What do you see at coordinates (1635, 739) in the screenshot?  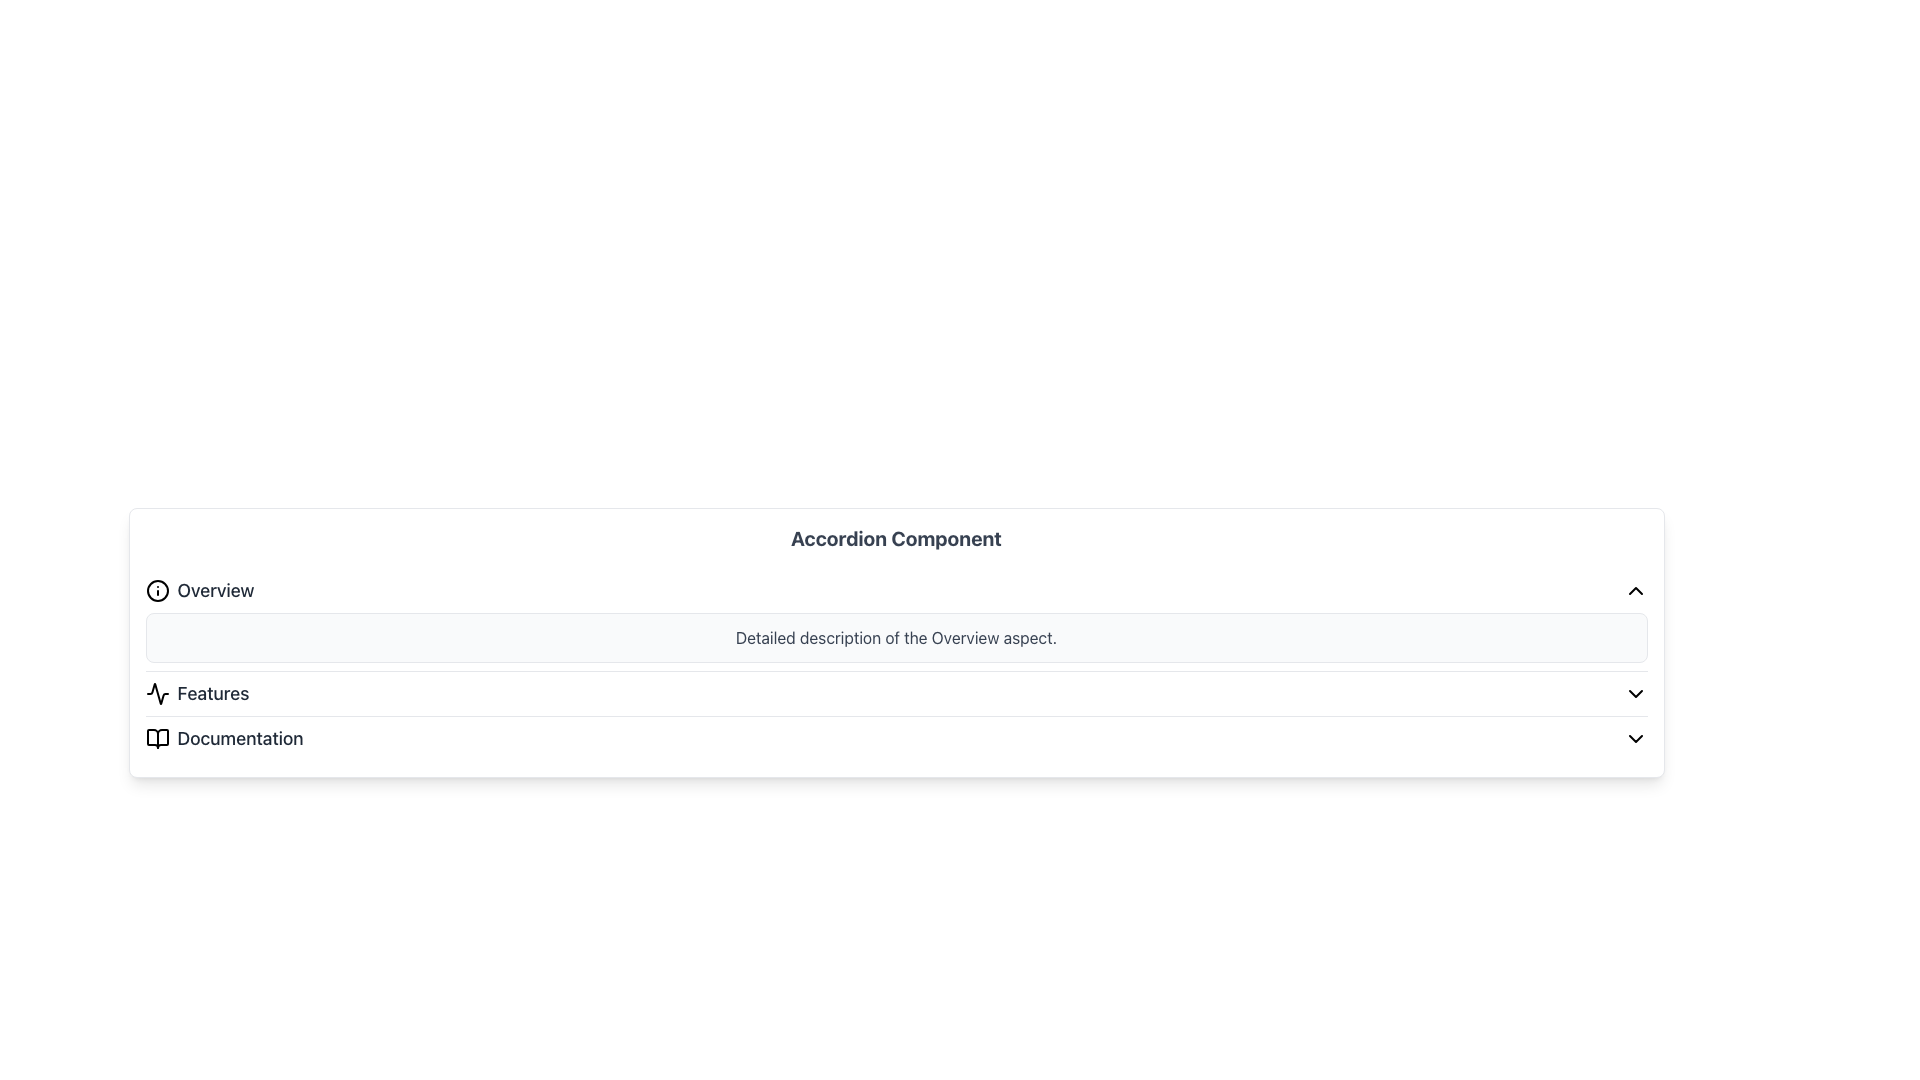 I see `the Chevron icon at the far right of the 'Documentation' row in the accordion` at bounding box center [1635, 739].